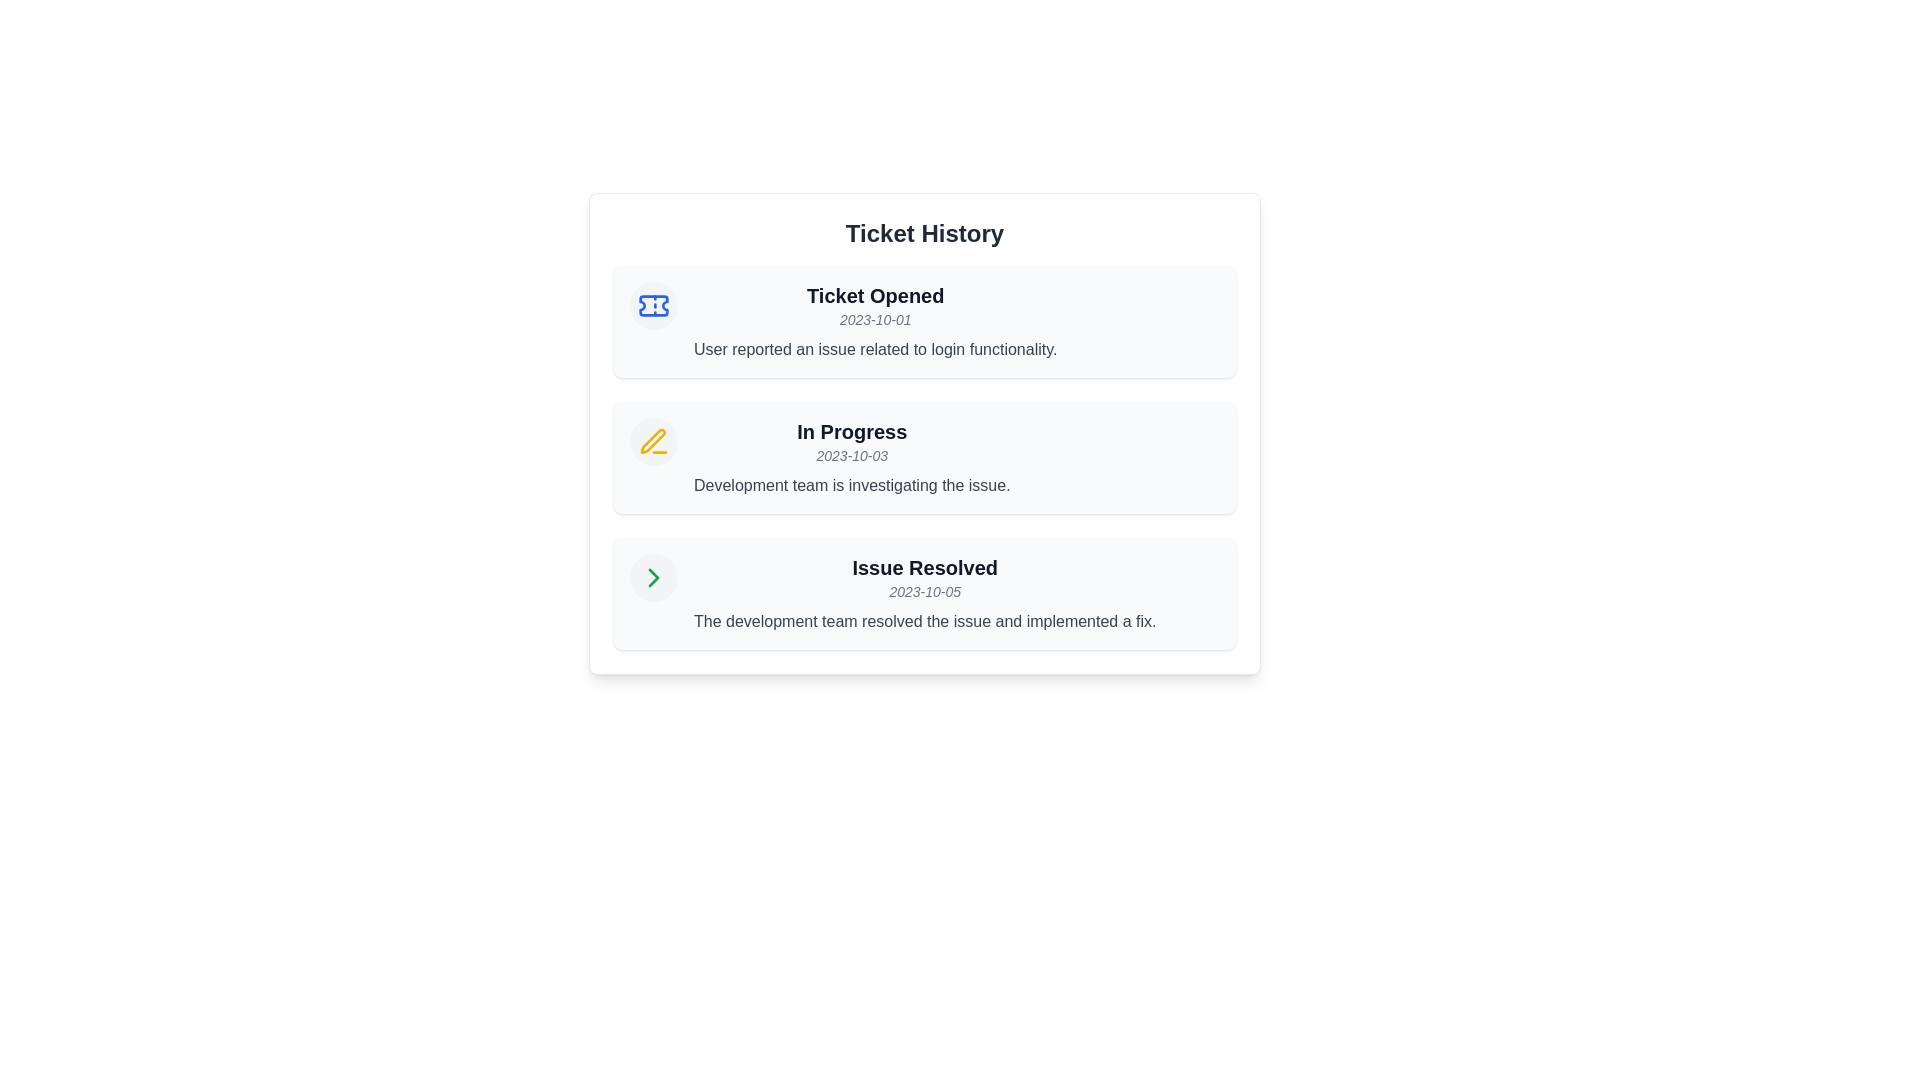 The width and height of the screenshot is (1920, 1080). I want to click on the 'Issue Resolved' status text content block located in the 'Ticket History' section, which includes resolution date and action description, so click(924, 593).